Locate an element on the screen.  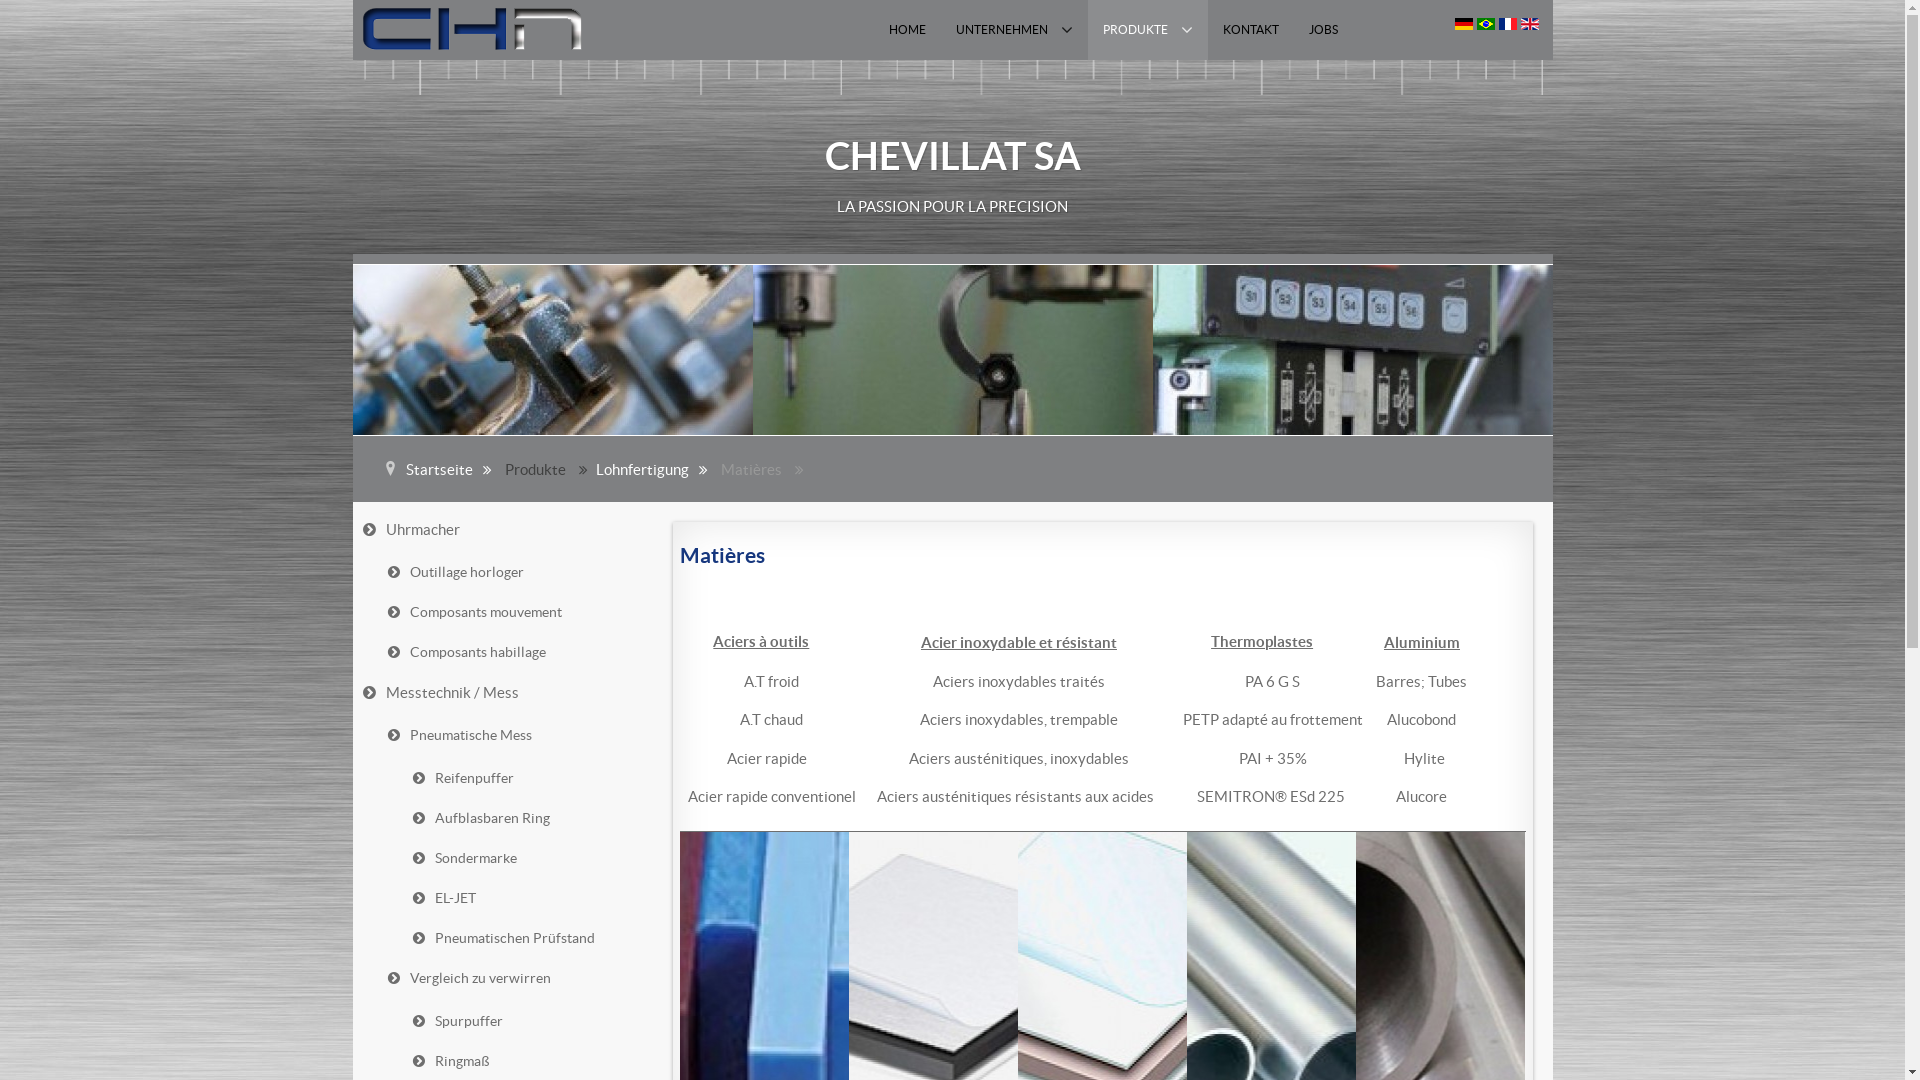
'UNTERNEHMEN' is located at coordinates (939, 30).